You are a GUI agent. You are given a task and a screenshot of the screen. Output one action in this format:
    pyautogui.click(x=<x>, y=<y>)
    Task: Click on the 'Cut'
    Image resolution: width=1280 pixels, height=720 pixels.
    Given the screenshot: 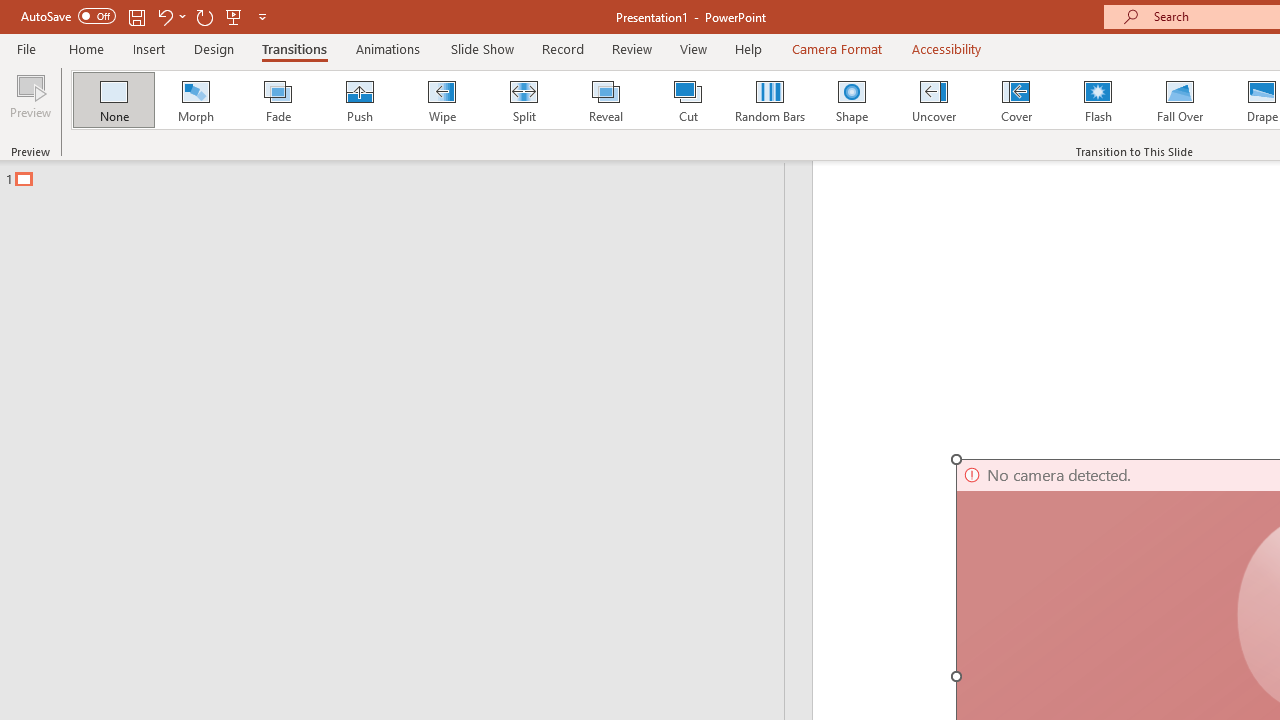 What is the action you would take?
    pyautogui.click(x=688, y=100)
    